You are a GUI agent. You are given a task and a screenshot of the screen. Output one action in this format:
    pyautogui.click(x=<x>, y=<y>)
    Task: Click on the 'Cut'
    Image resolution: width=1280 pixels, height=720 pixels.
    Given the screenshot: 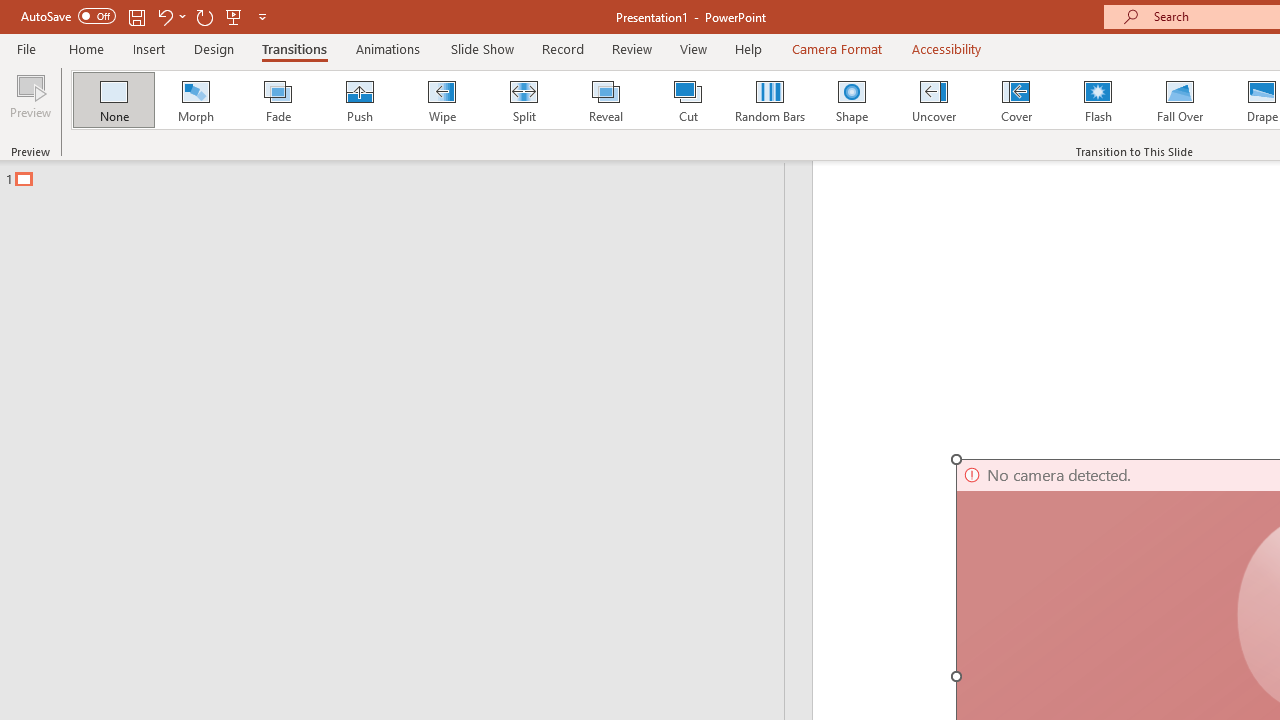 What is the action you would take?
    pyautogui.click(x=688, y=100)
    